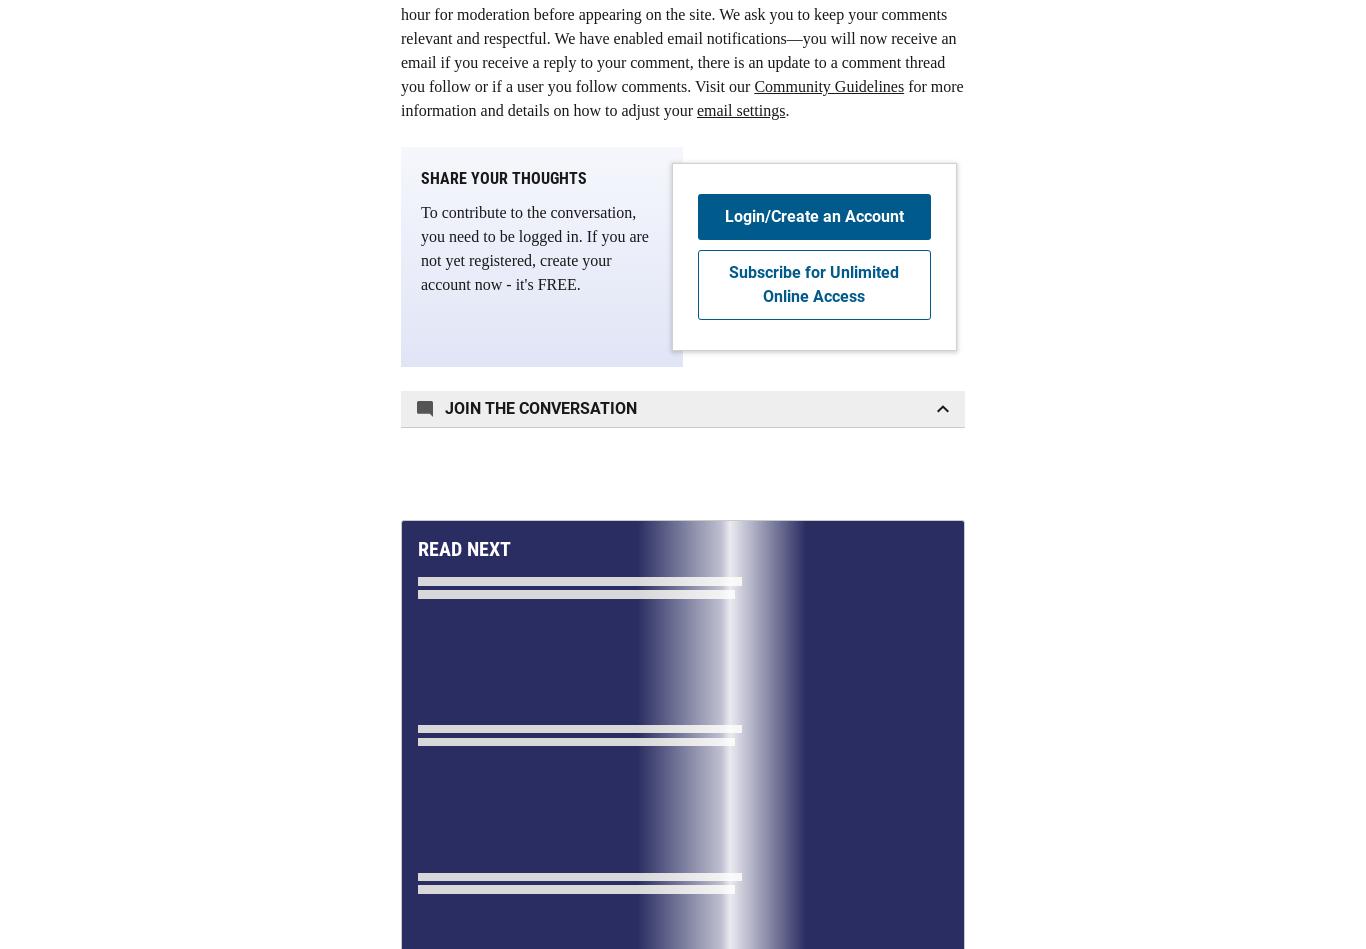  What do you see at coordinates (420, 247) in the screenshot?
I see `'To contribute to the conversation, you need to be logged in. If you are not yet registered, create your account now - it's FREE.'` at bounding box center [420, 247].